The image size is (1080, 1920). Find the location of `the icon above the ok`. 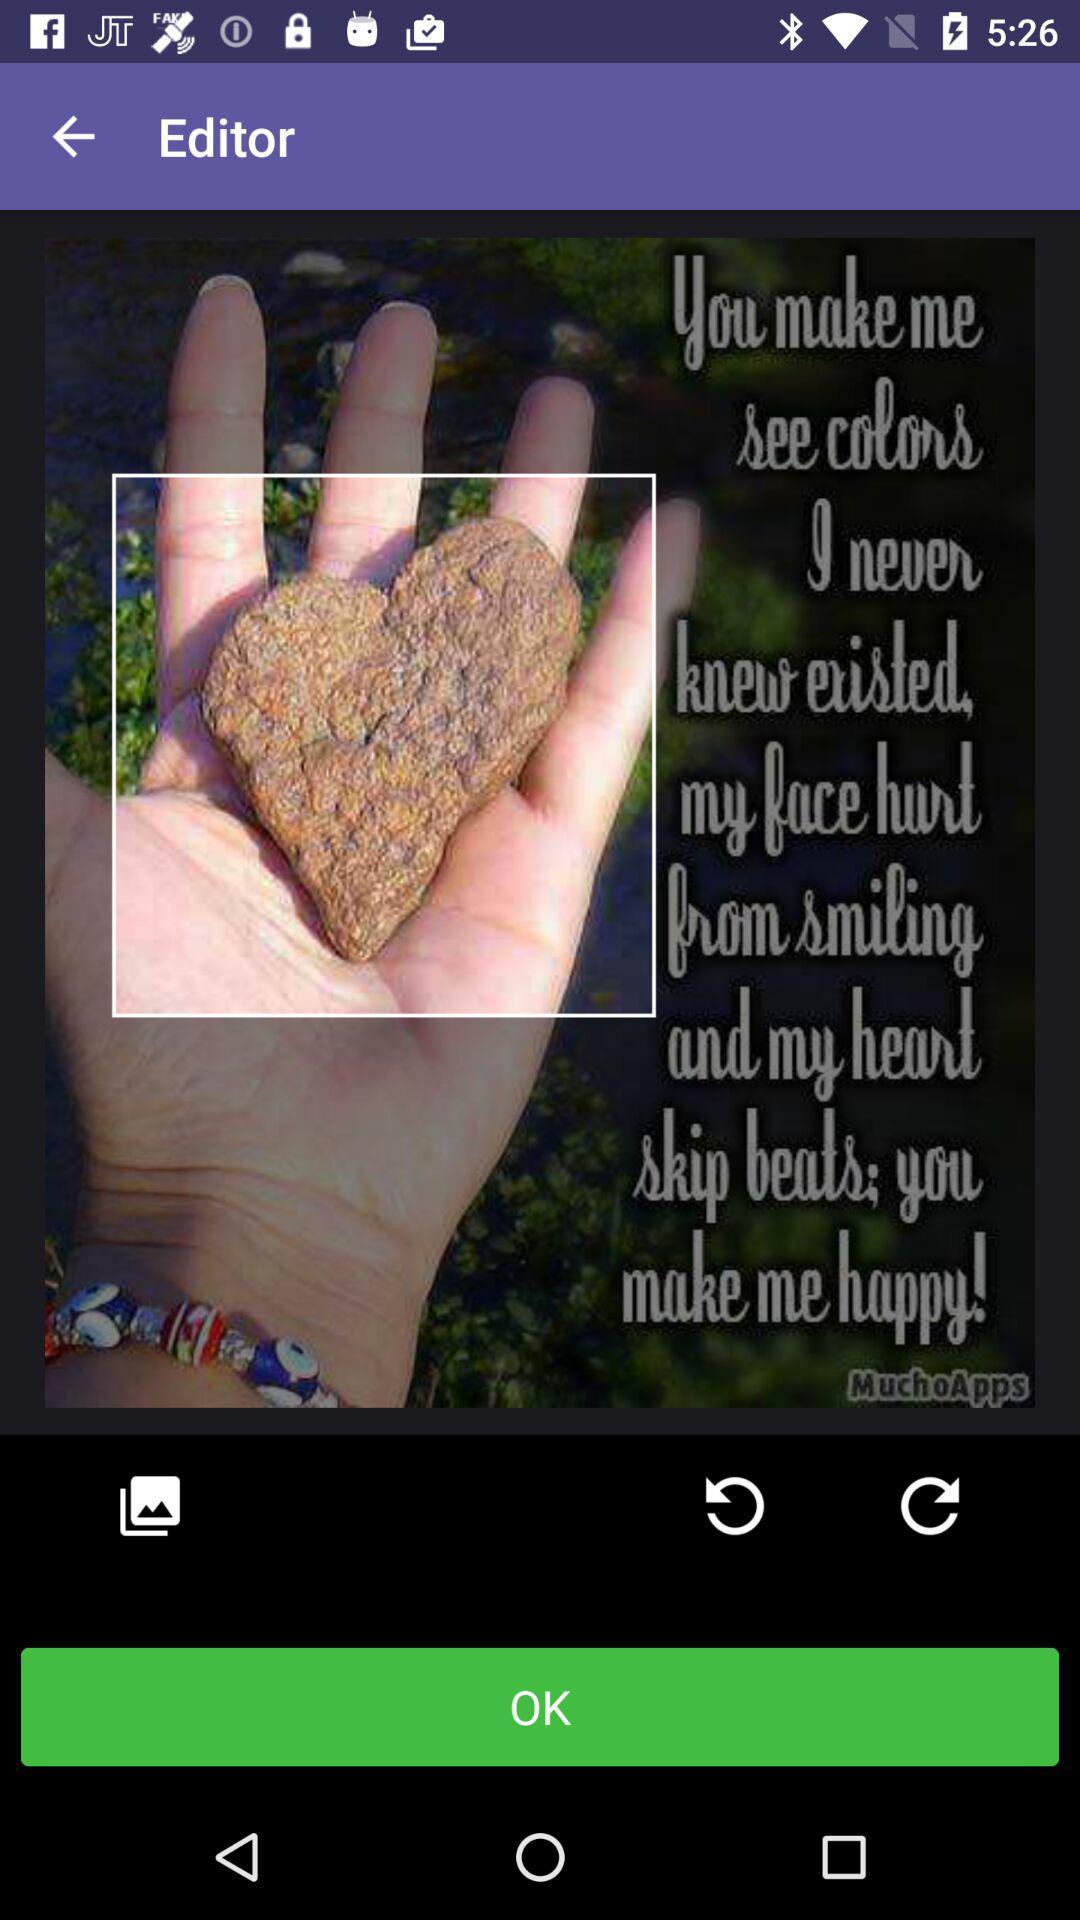

the icon above the ok is located at coordinates (735, 1506).